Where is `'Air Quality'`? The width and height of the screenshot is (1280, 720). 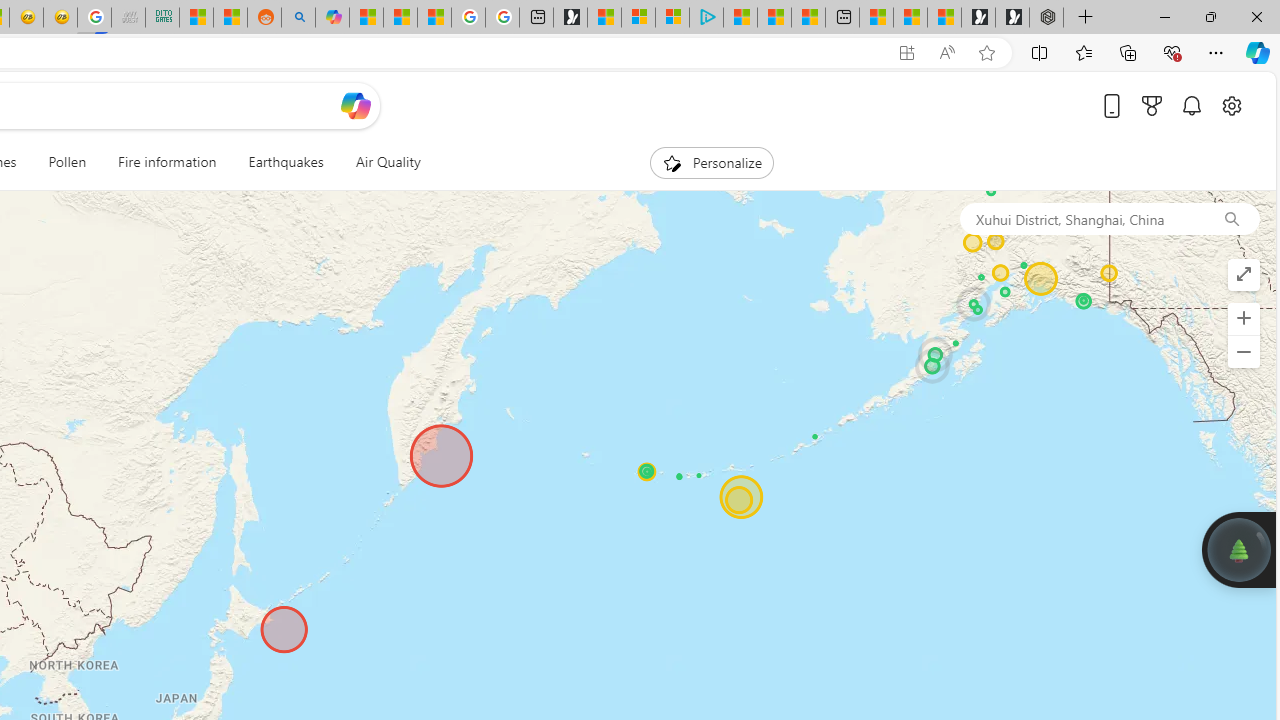 'Air Quality' is located at coordinates (387, 162).